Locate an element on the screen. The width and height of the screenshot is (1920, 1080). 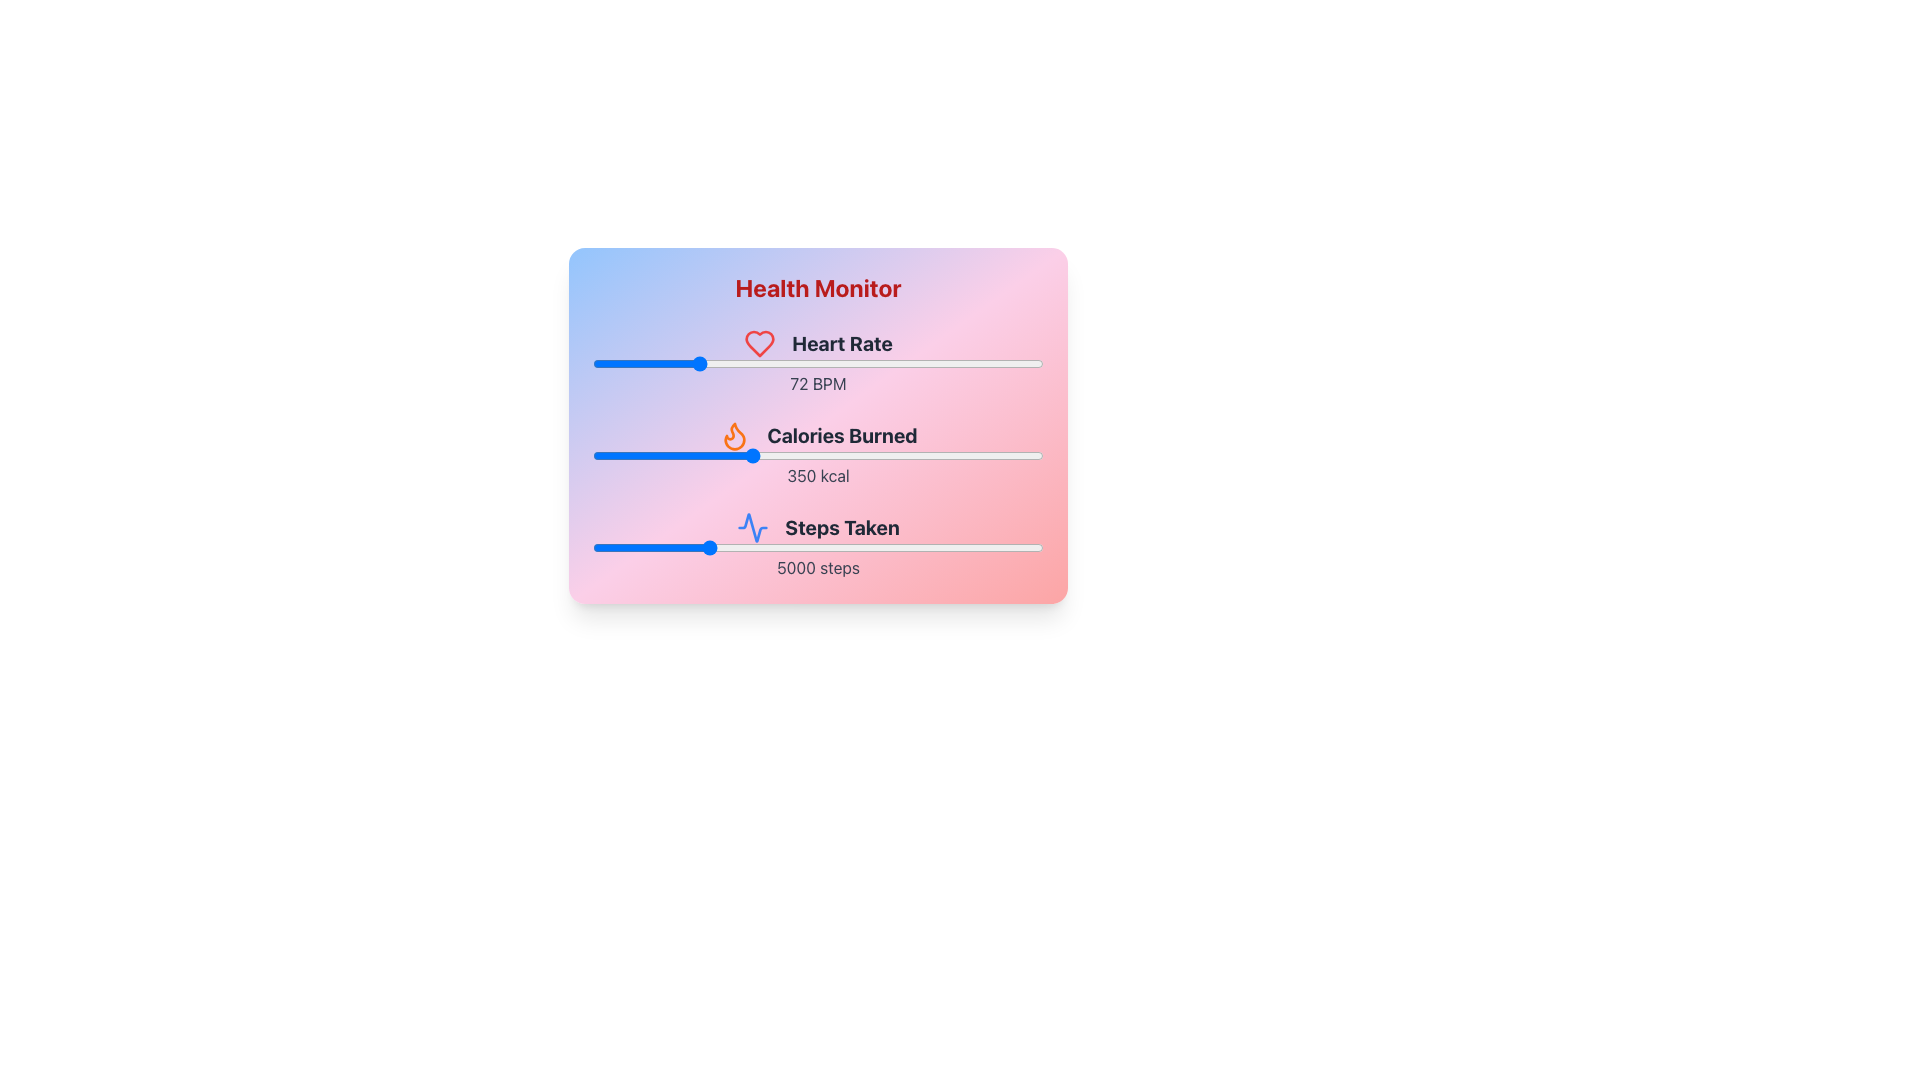
the 'Heart Rate' informational display element, which shows a red heart icon and the value '72 BPM' in gray text, located under the 'Health Monitor' heading is located at coordinates (818, 362).